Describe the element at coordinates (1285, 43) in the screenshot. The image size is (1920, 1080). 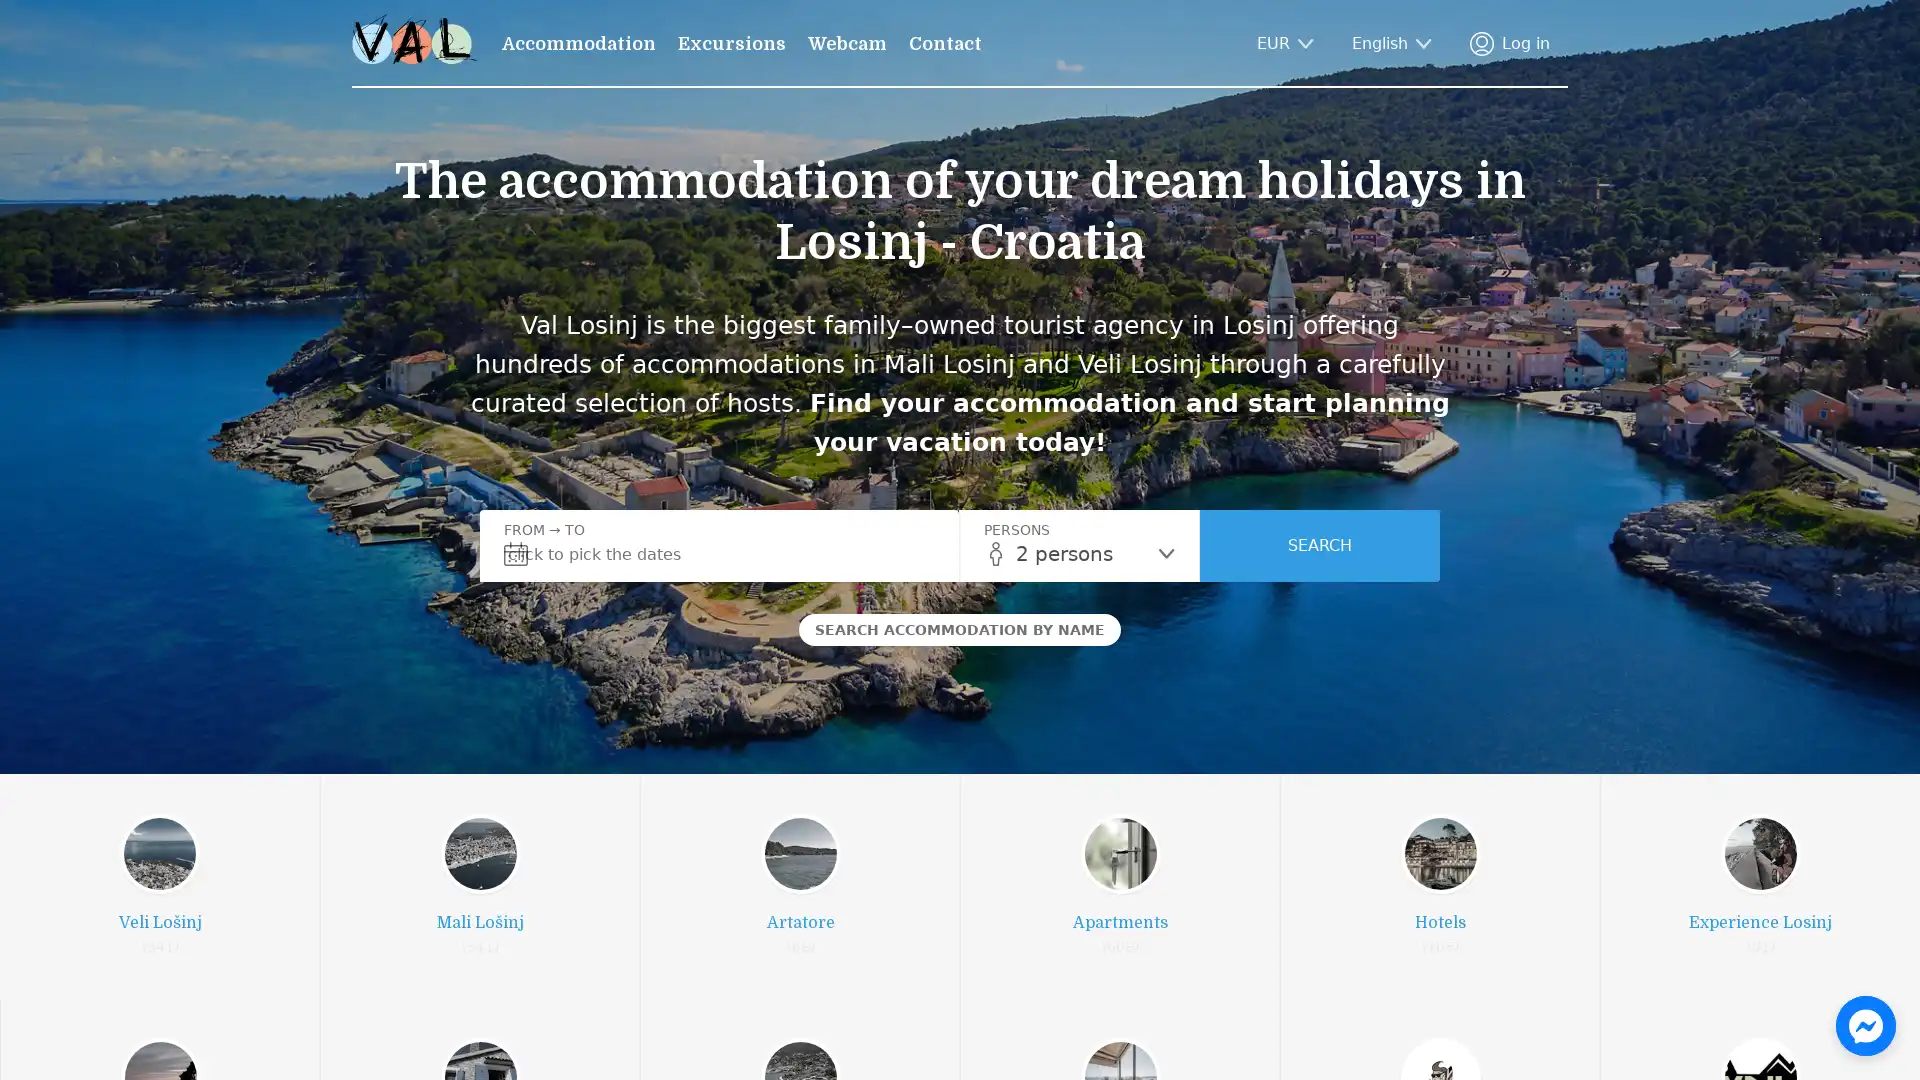
I see `Currency EUR` at that location.